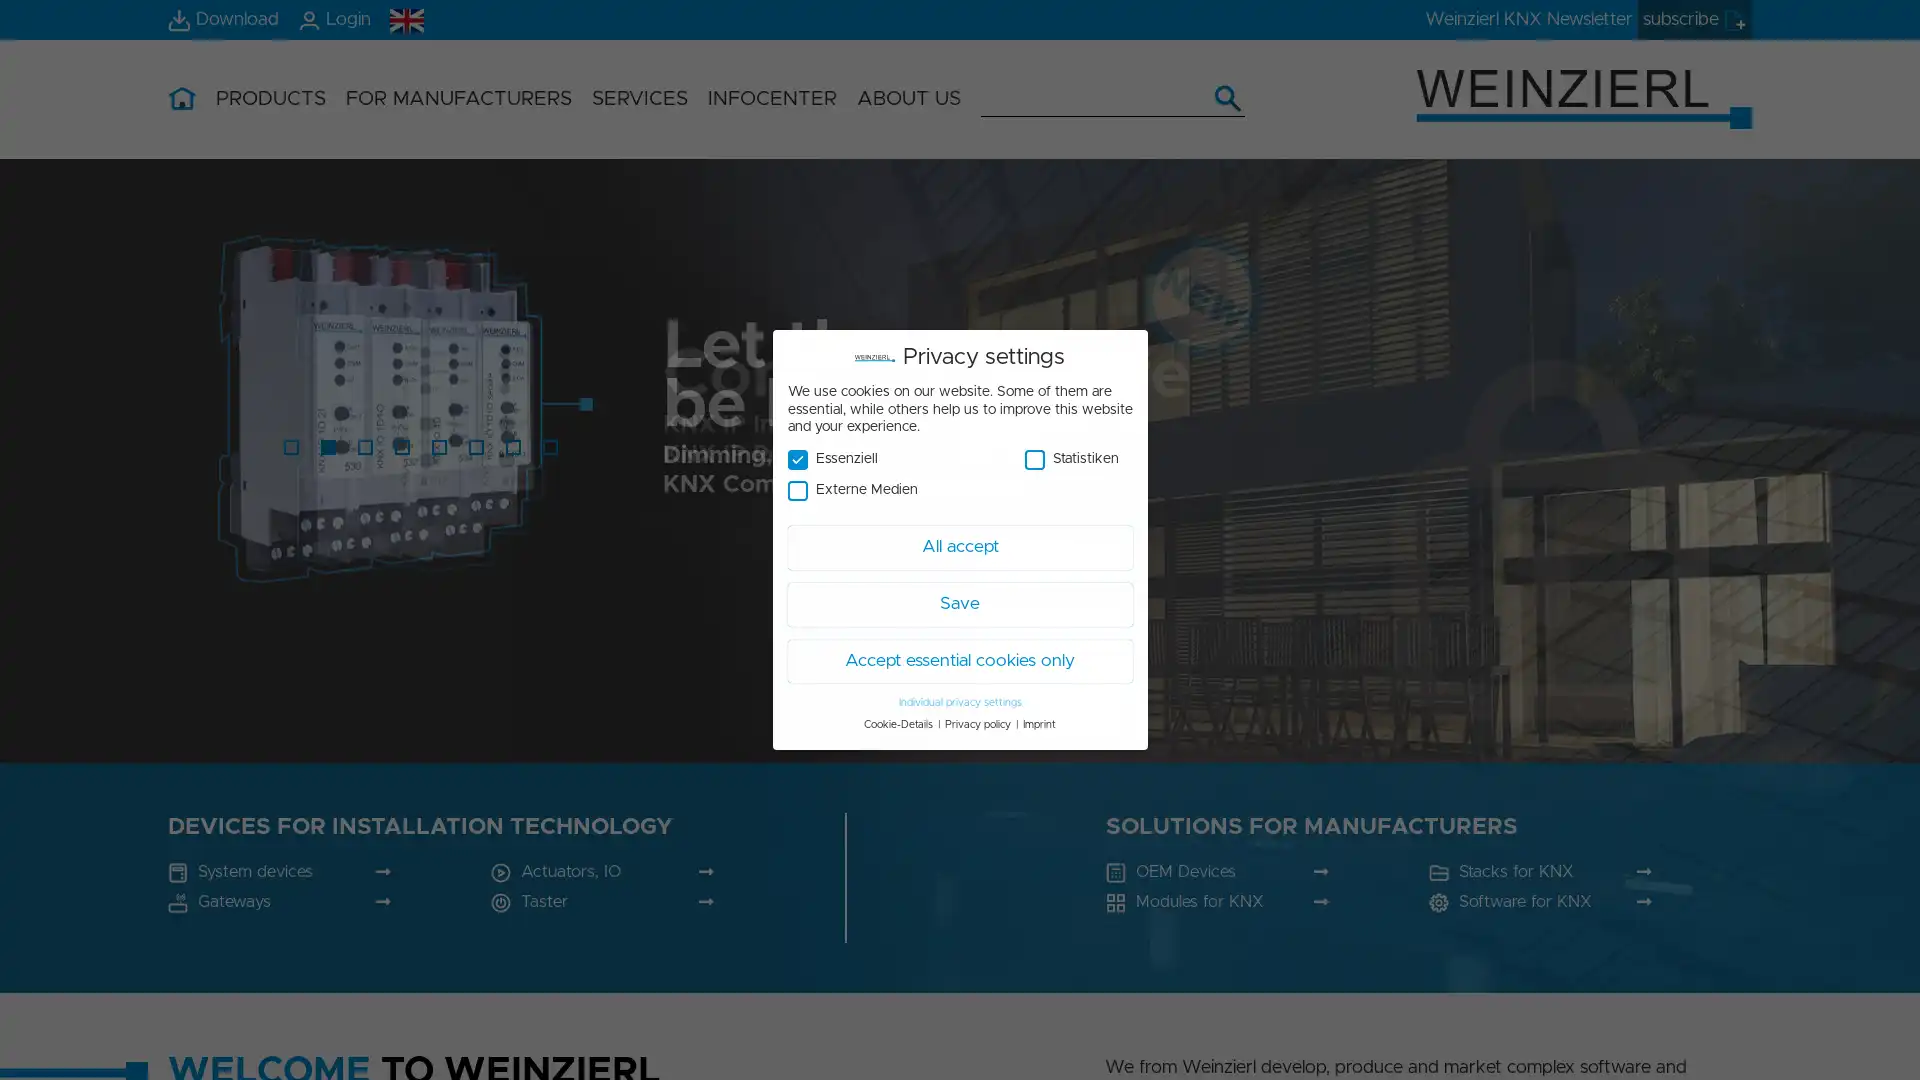 The image size is (1920, 1080). I want to click on Privacy policy, so click(978, 725).